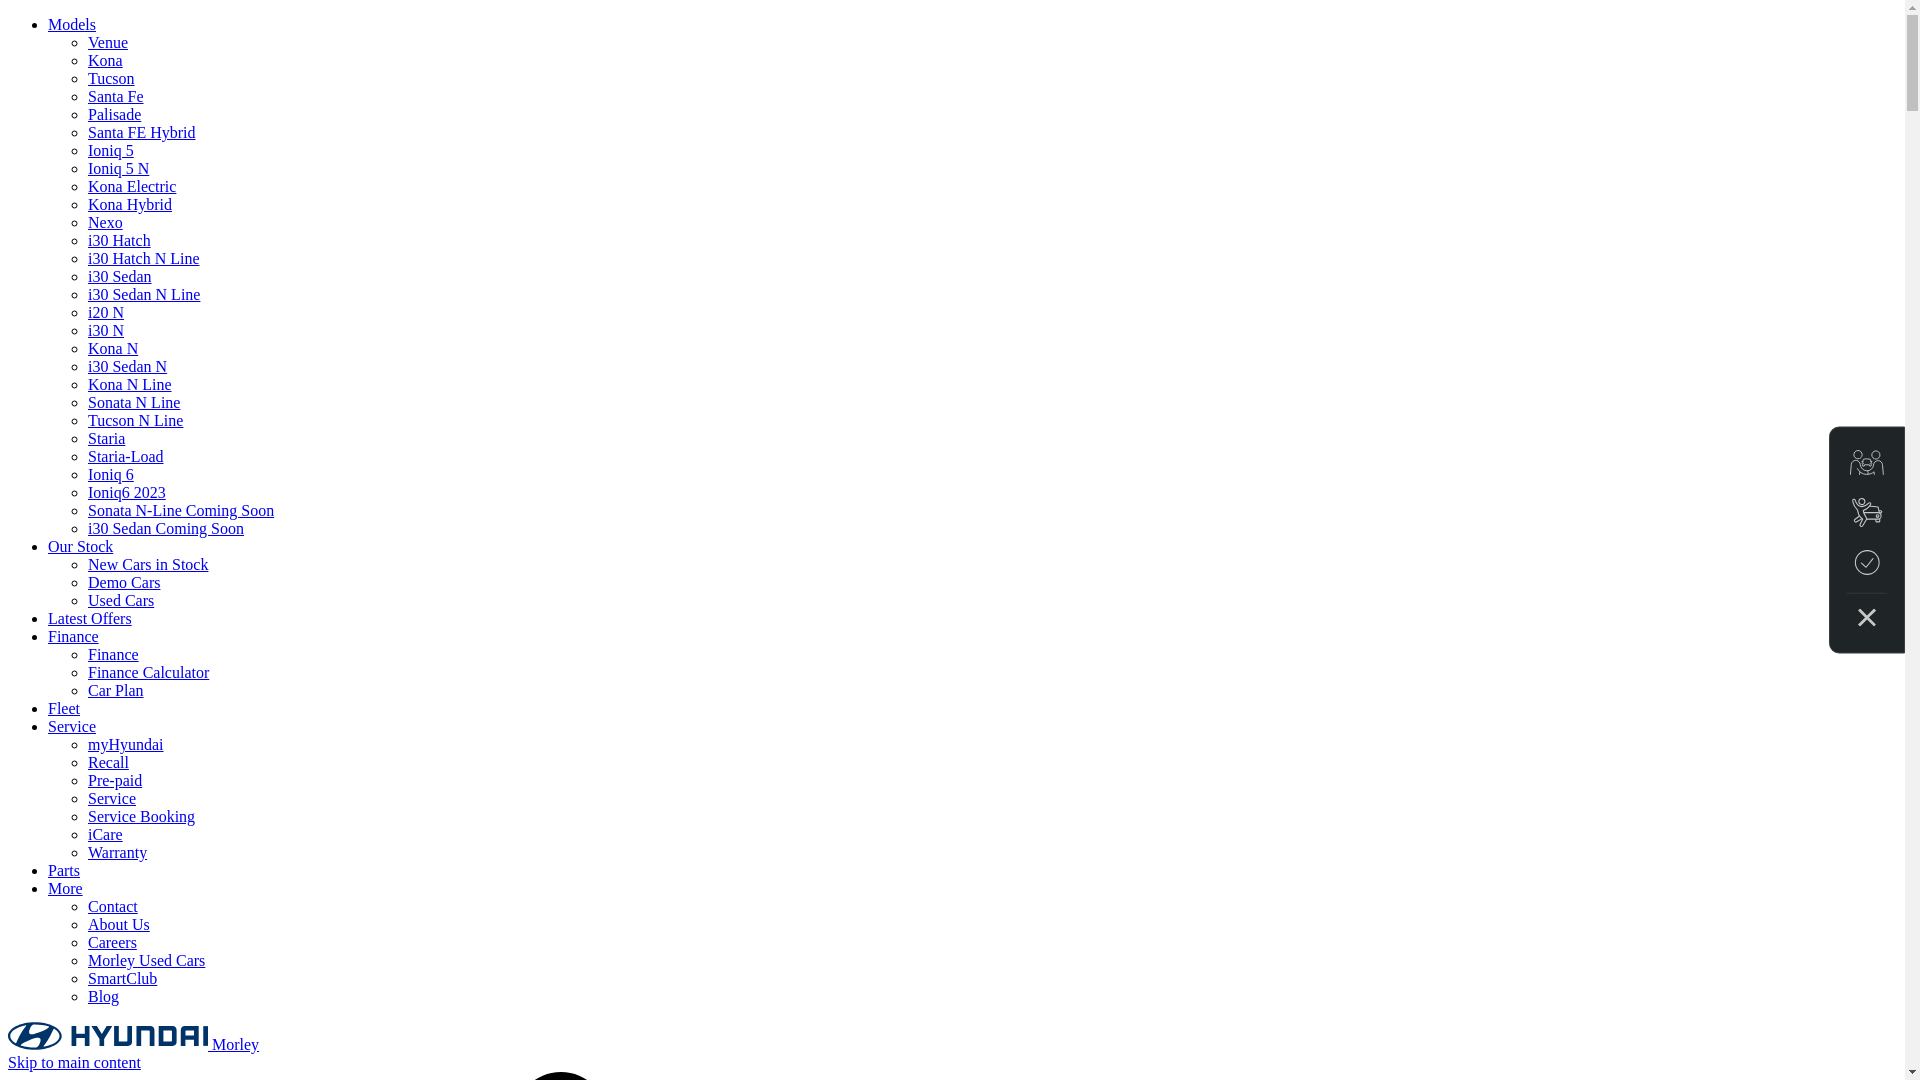  Describe the element at coordinates (147, 672) in the screenshot. I see `'Finance Calculator'` at that location.